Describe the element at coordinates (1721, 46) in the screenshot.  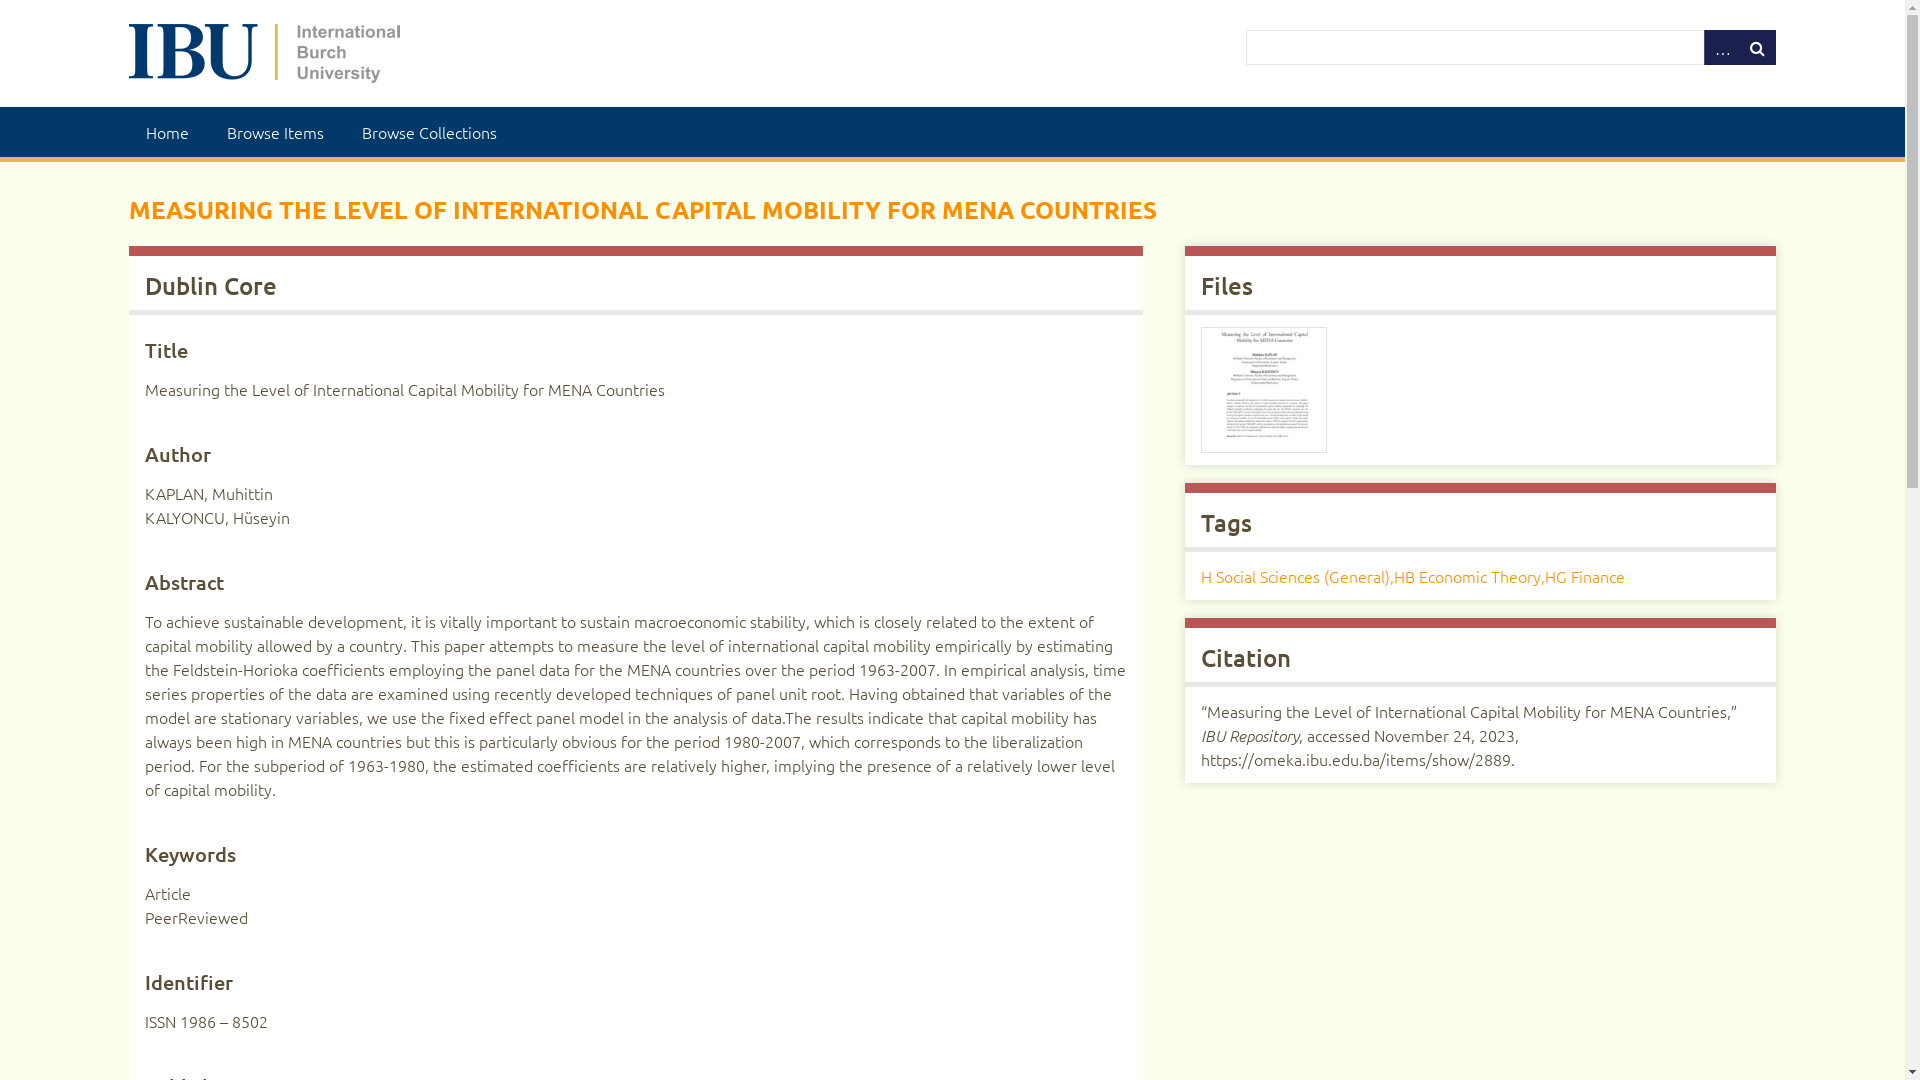
I see `'ADVANCED SEARCH'` at that location.